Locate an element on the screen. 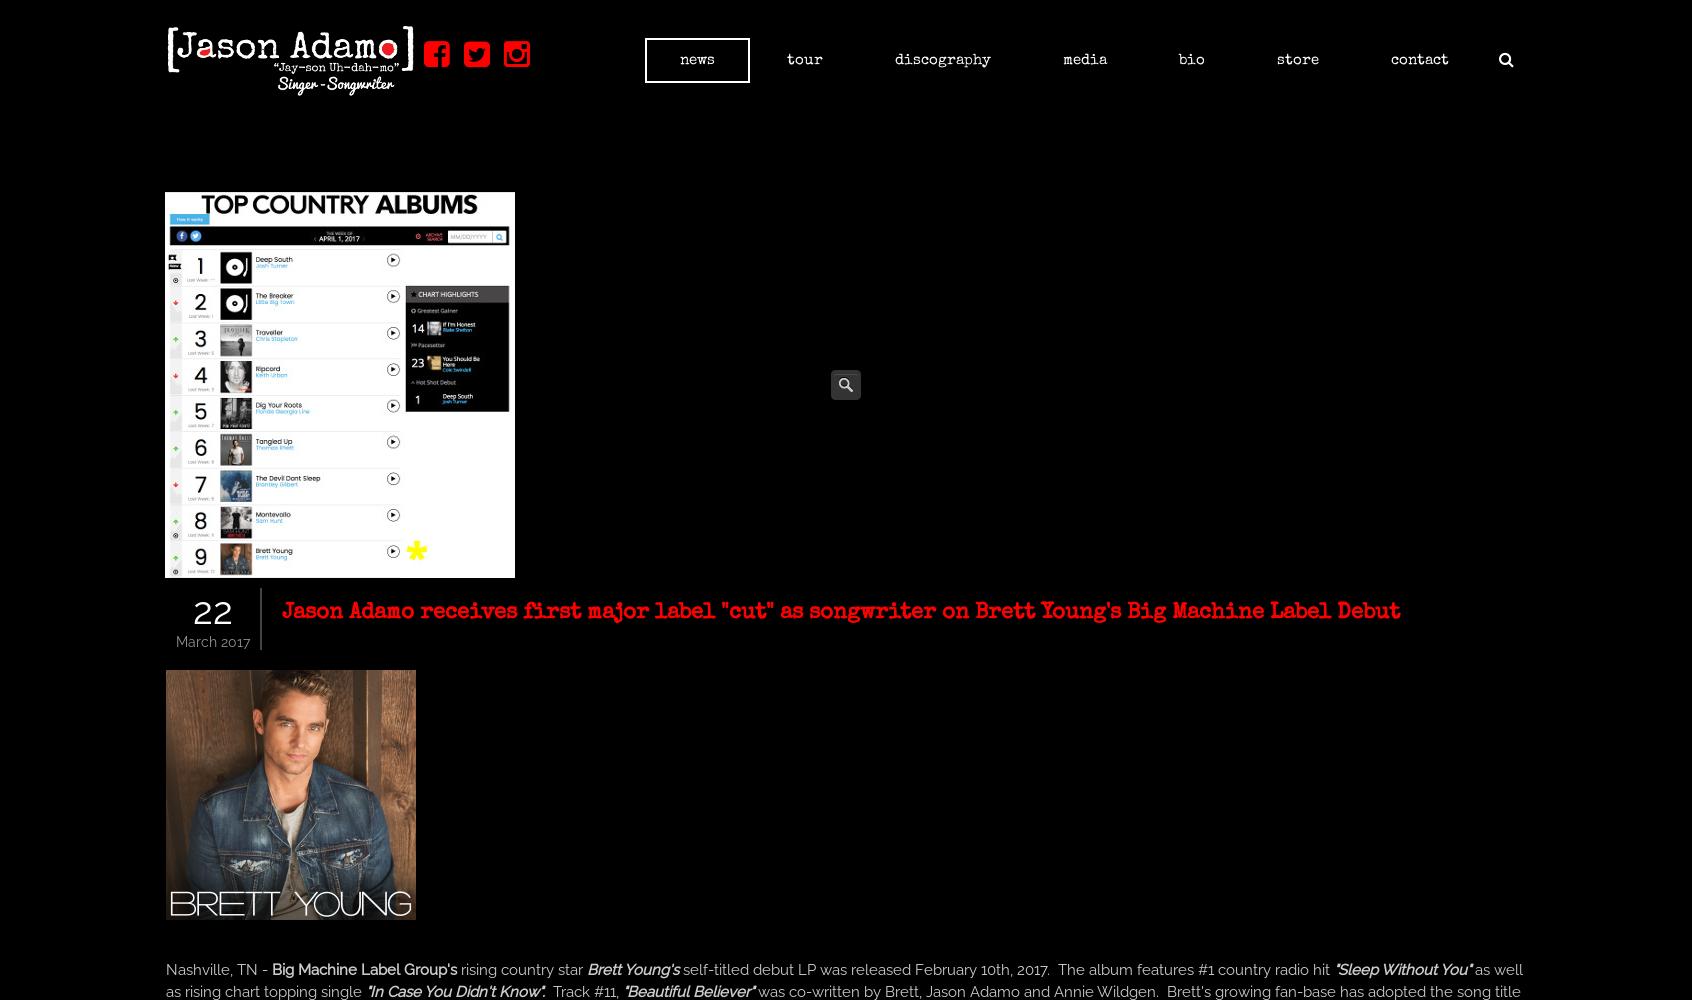 The image size is (1692, 1000). 'Brett Young's' is located at coordinates (631, 968).